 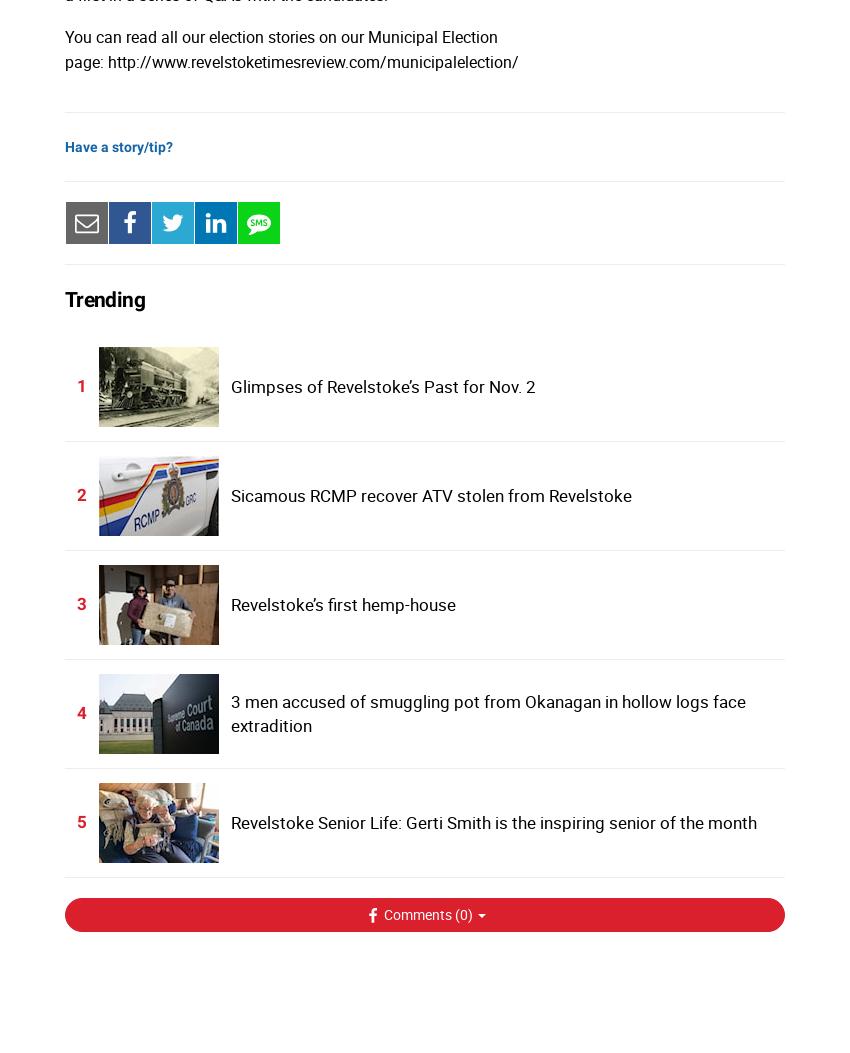 I want to click on '0', so click(x=461, y=912).